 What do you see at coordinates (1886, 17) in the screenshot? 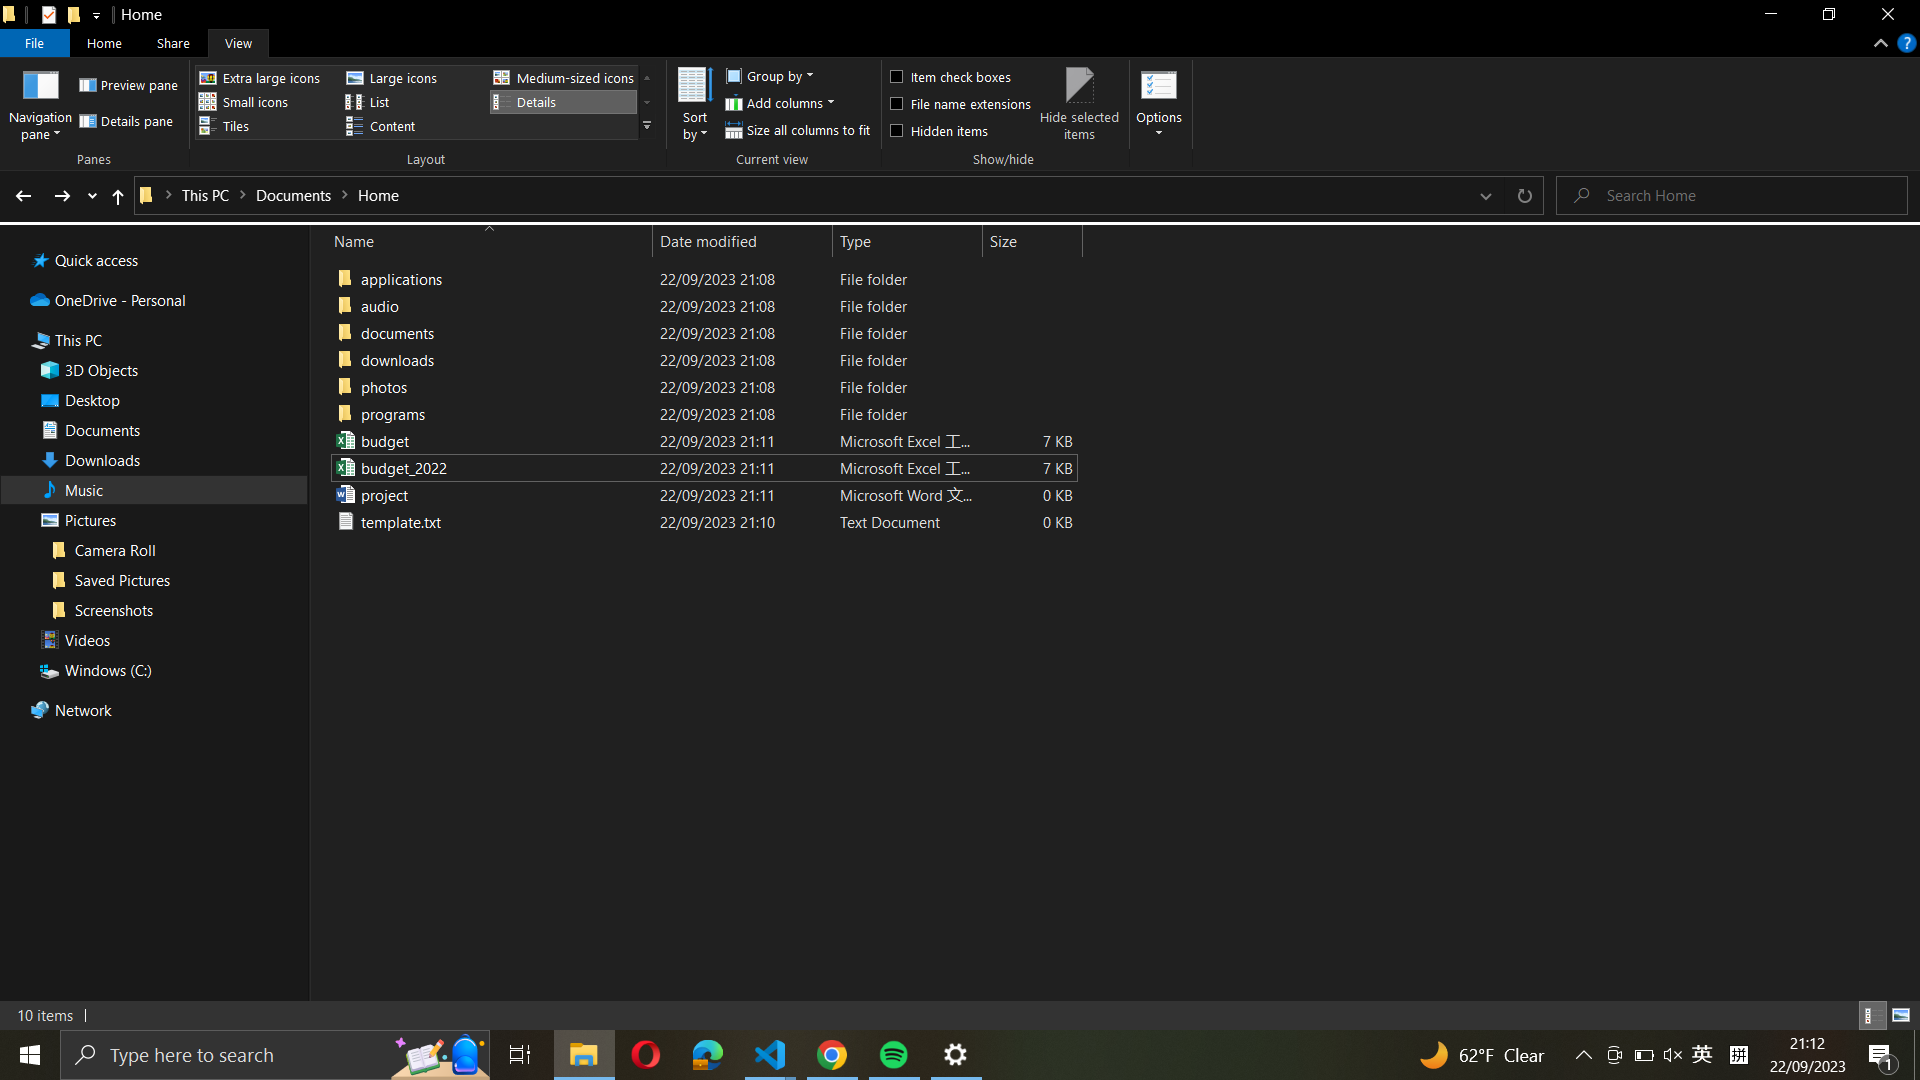
I see `the shutting down of the current interface by clicking the "close_window" option` at bounding box center [1886, 17].